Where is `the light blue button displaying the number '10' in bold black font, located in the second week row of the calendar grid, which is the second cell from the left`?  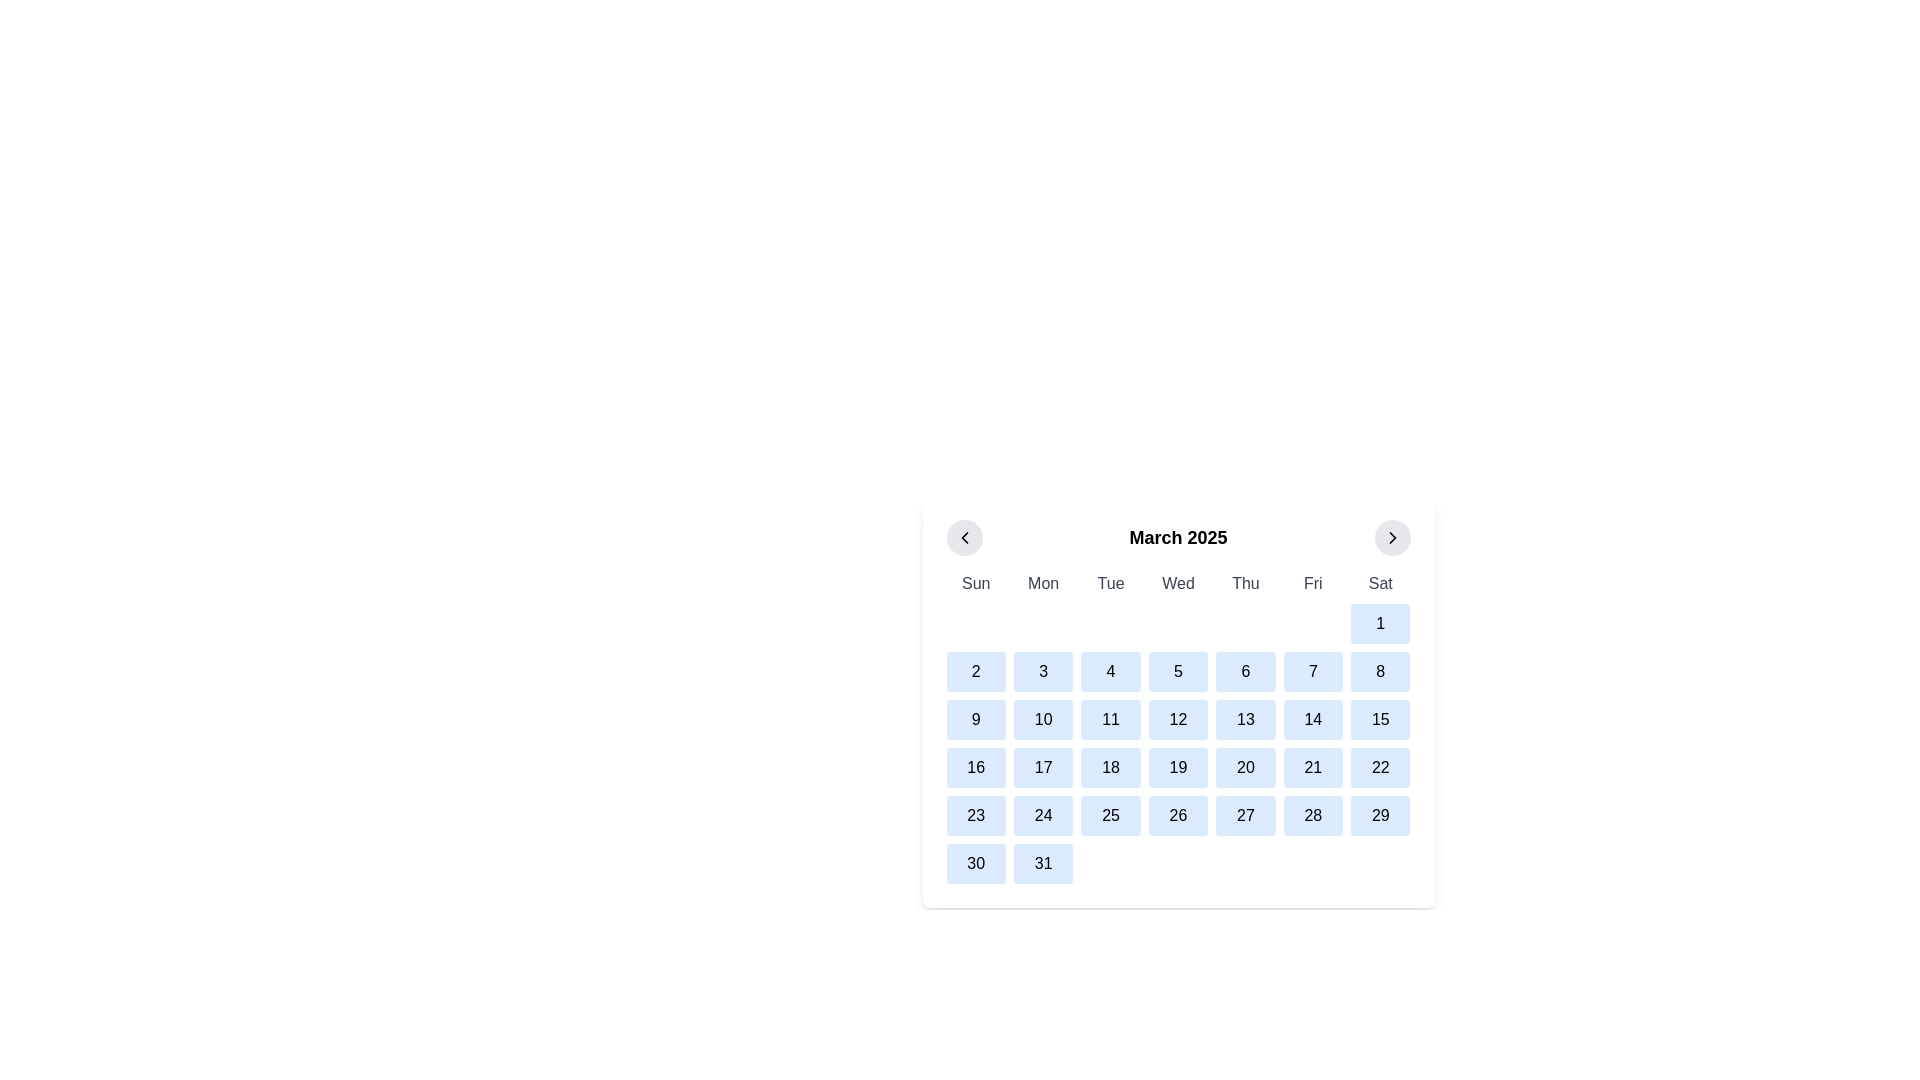 the light blue button displaying the number '10' in bold black font, located in the second week row of the calendar grid, which is the second cell from the left is located at coordinates (1042, 720).